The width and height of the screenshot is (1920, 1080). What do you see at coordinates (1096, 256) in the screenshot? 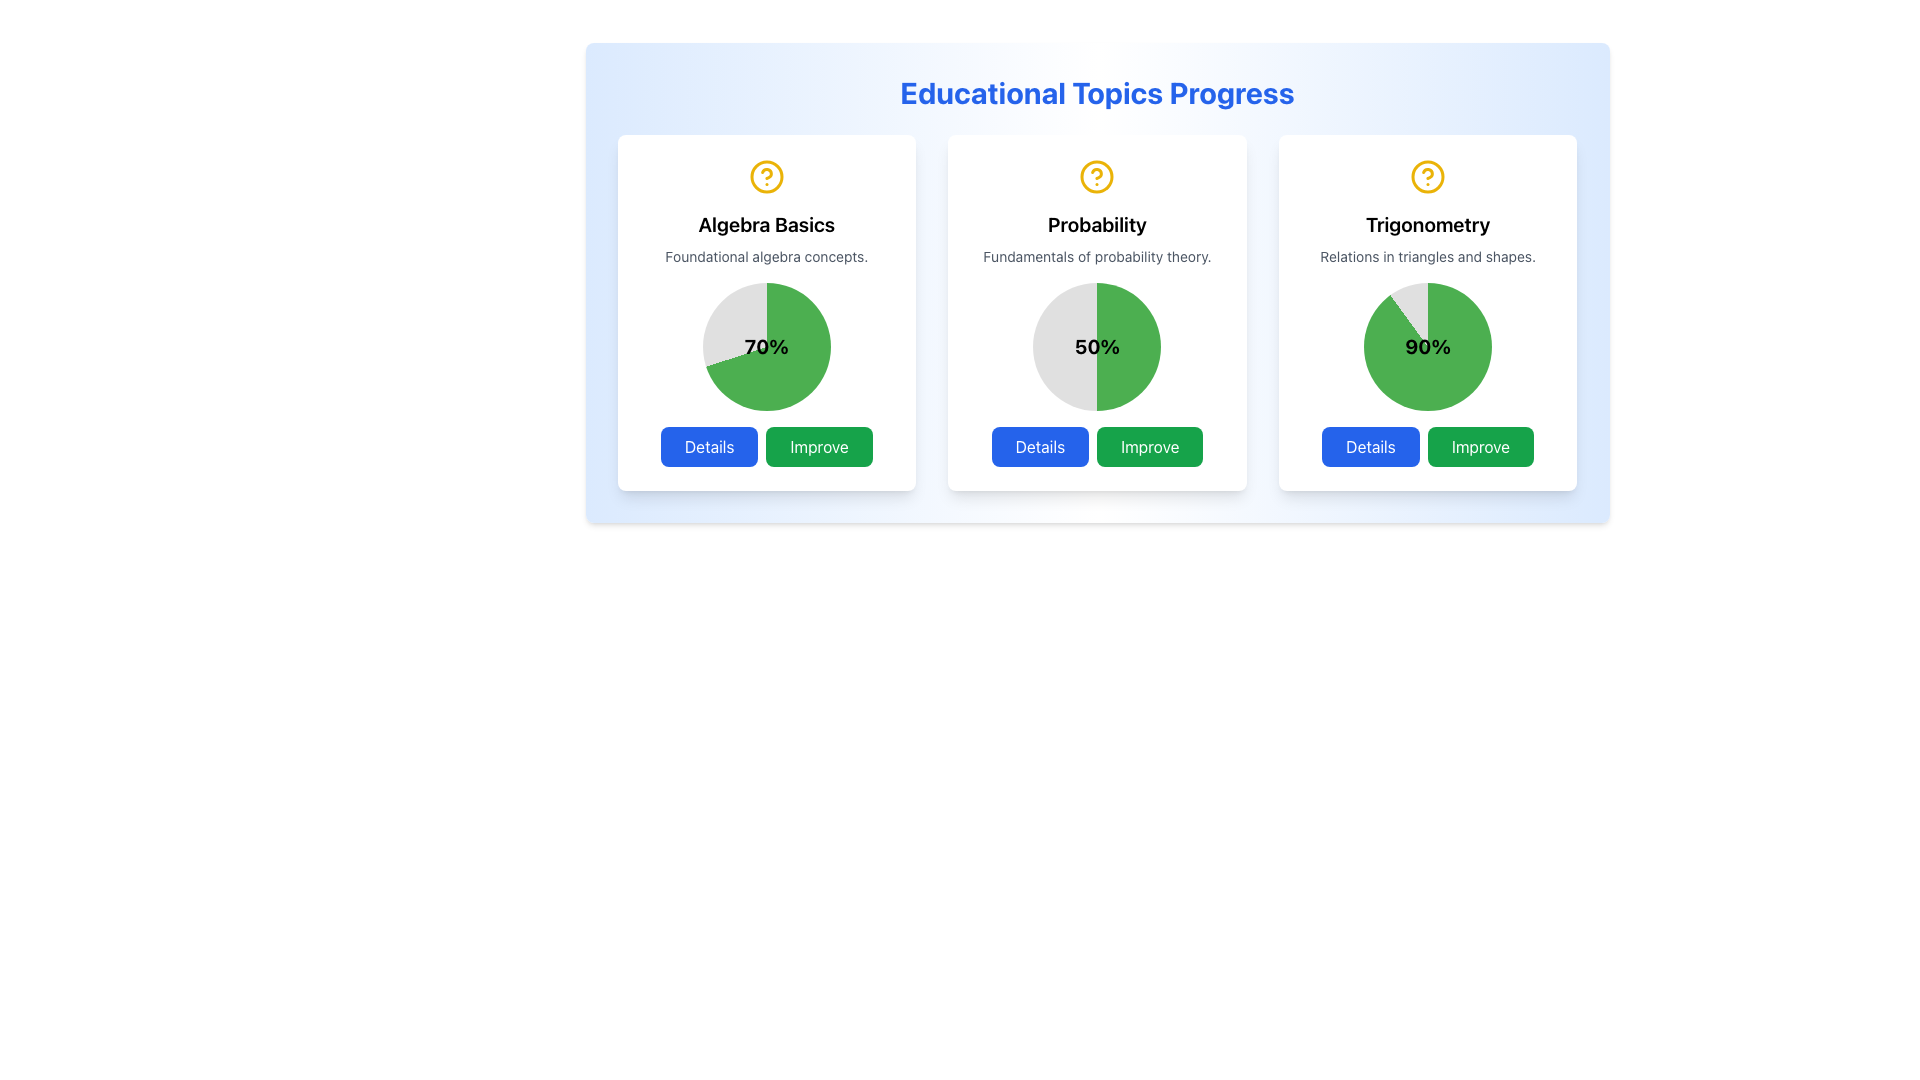
I see `supplementary text below the 'Probability' title in the middle card of a three-card layout` at bounding box center [1096, 256].